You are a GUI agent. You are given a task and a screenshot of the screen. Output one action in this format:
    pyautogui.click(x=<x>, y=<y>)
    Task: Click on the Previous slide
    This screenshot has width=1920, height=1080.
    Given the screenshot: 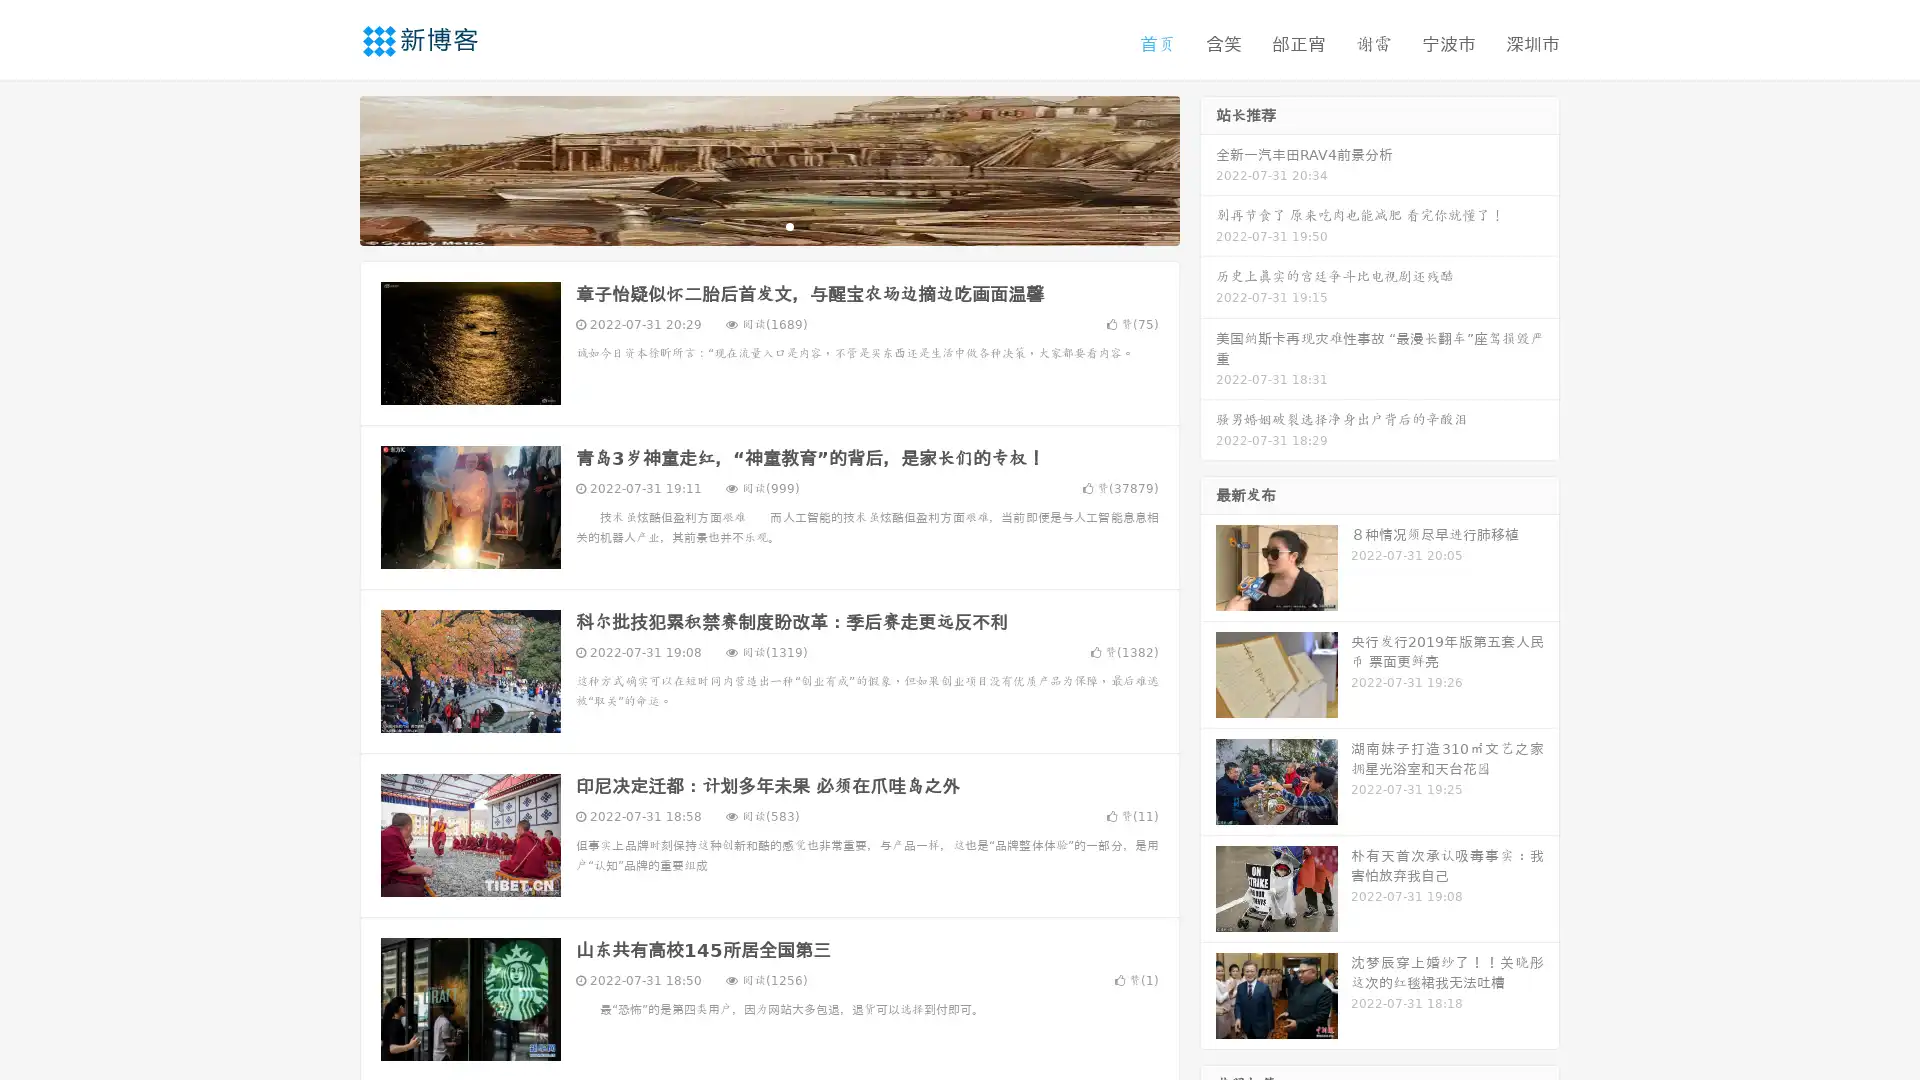 What is the action you would take?
    pyautogui.click(x=330, y=168)
    